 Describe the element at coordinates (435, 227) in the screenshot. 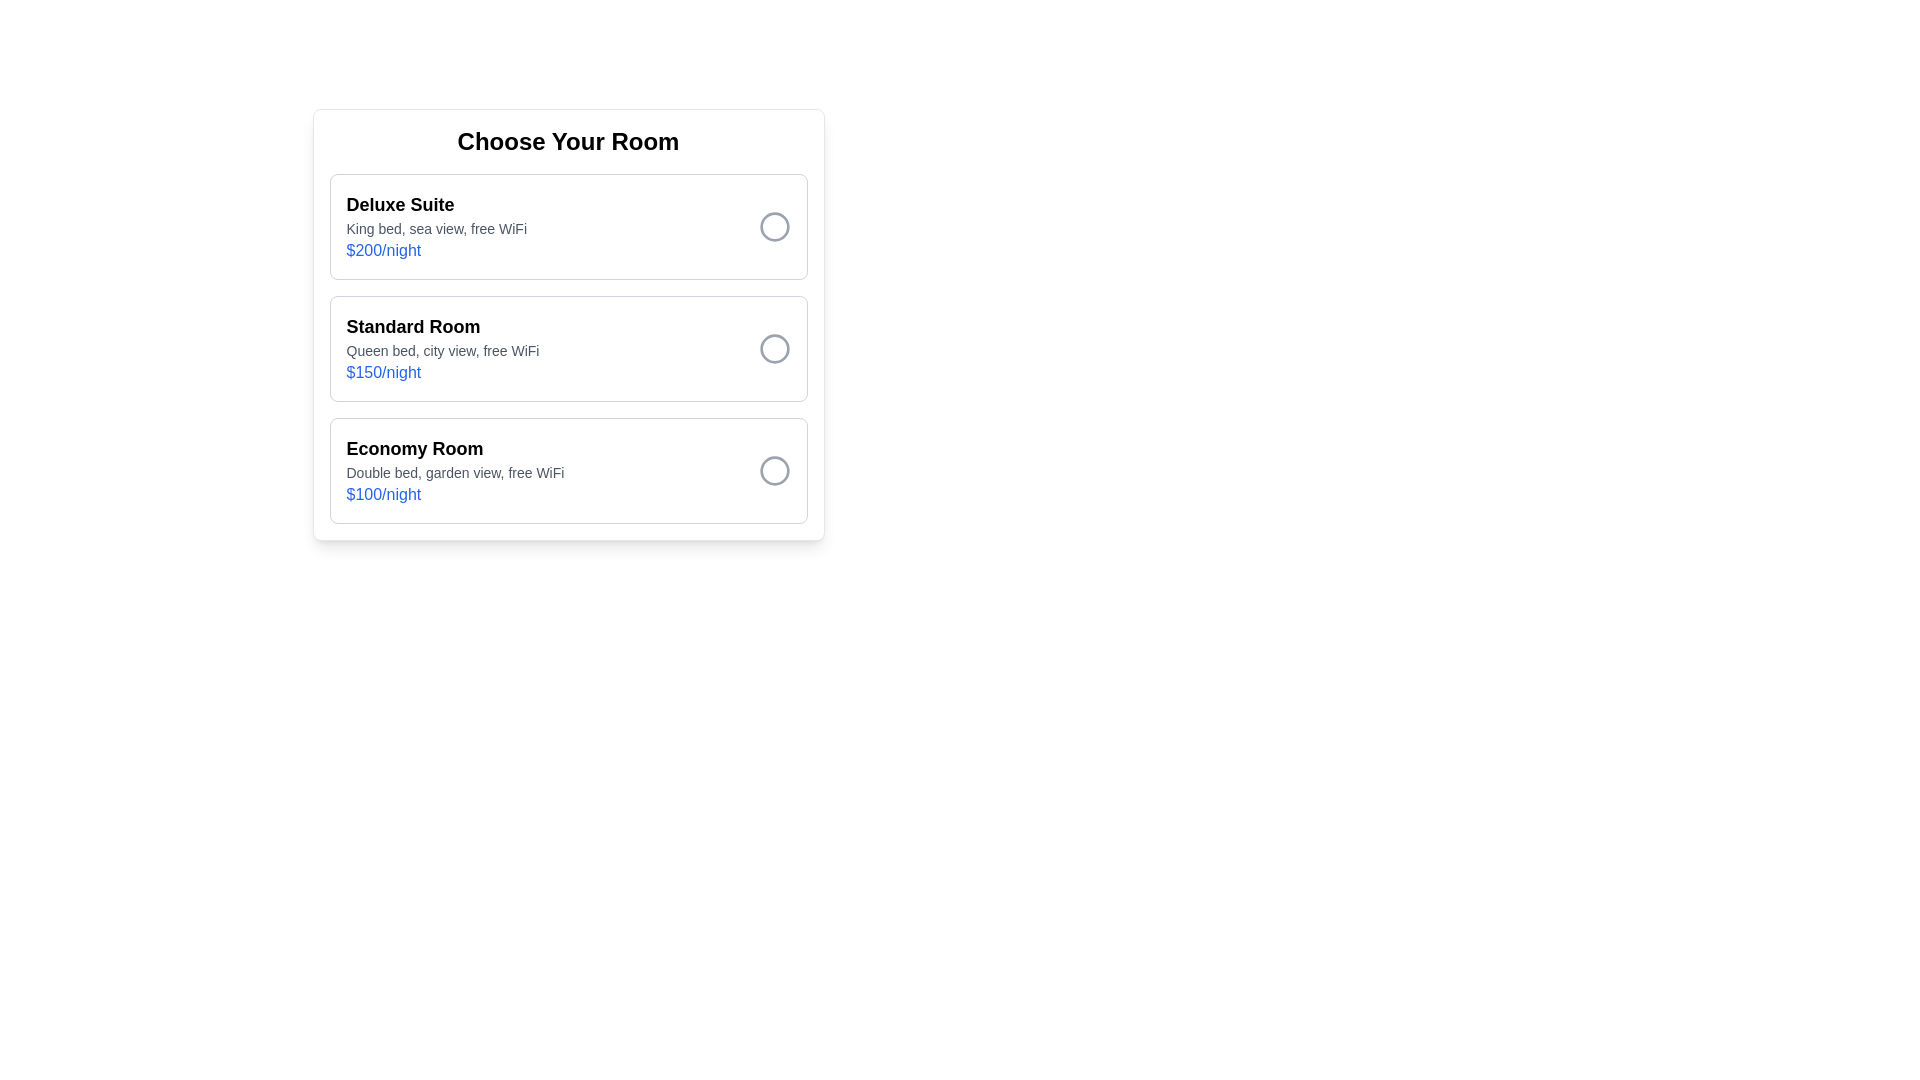

I see `the static text element that describes the features of the 'Deluxe Suite', located below the title and above the price '$200/night'` at that location.